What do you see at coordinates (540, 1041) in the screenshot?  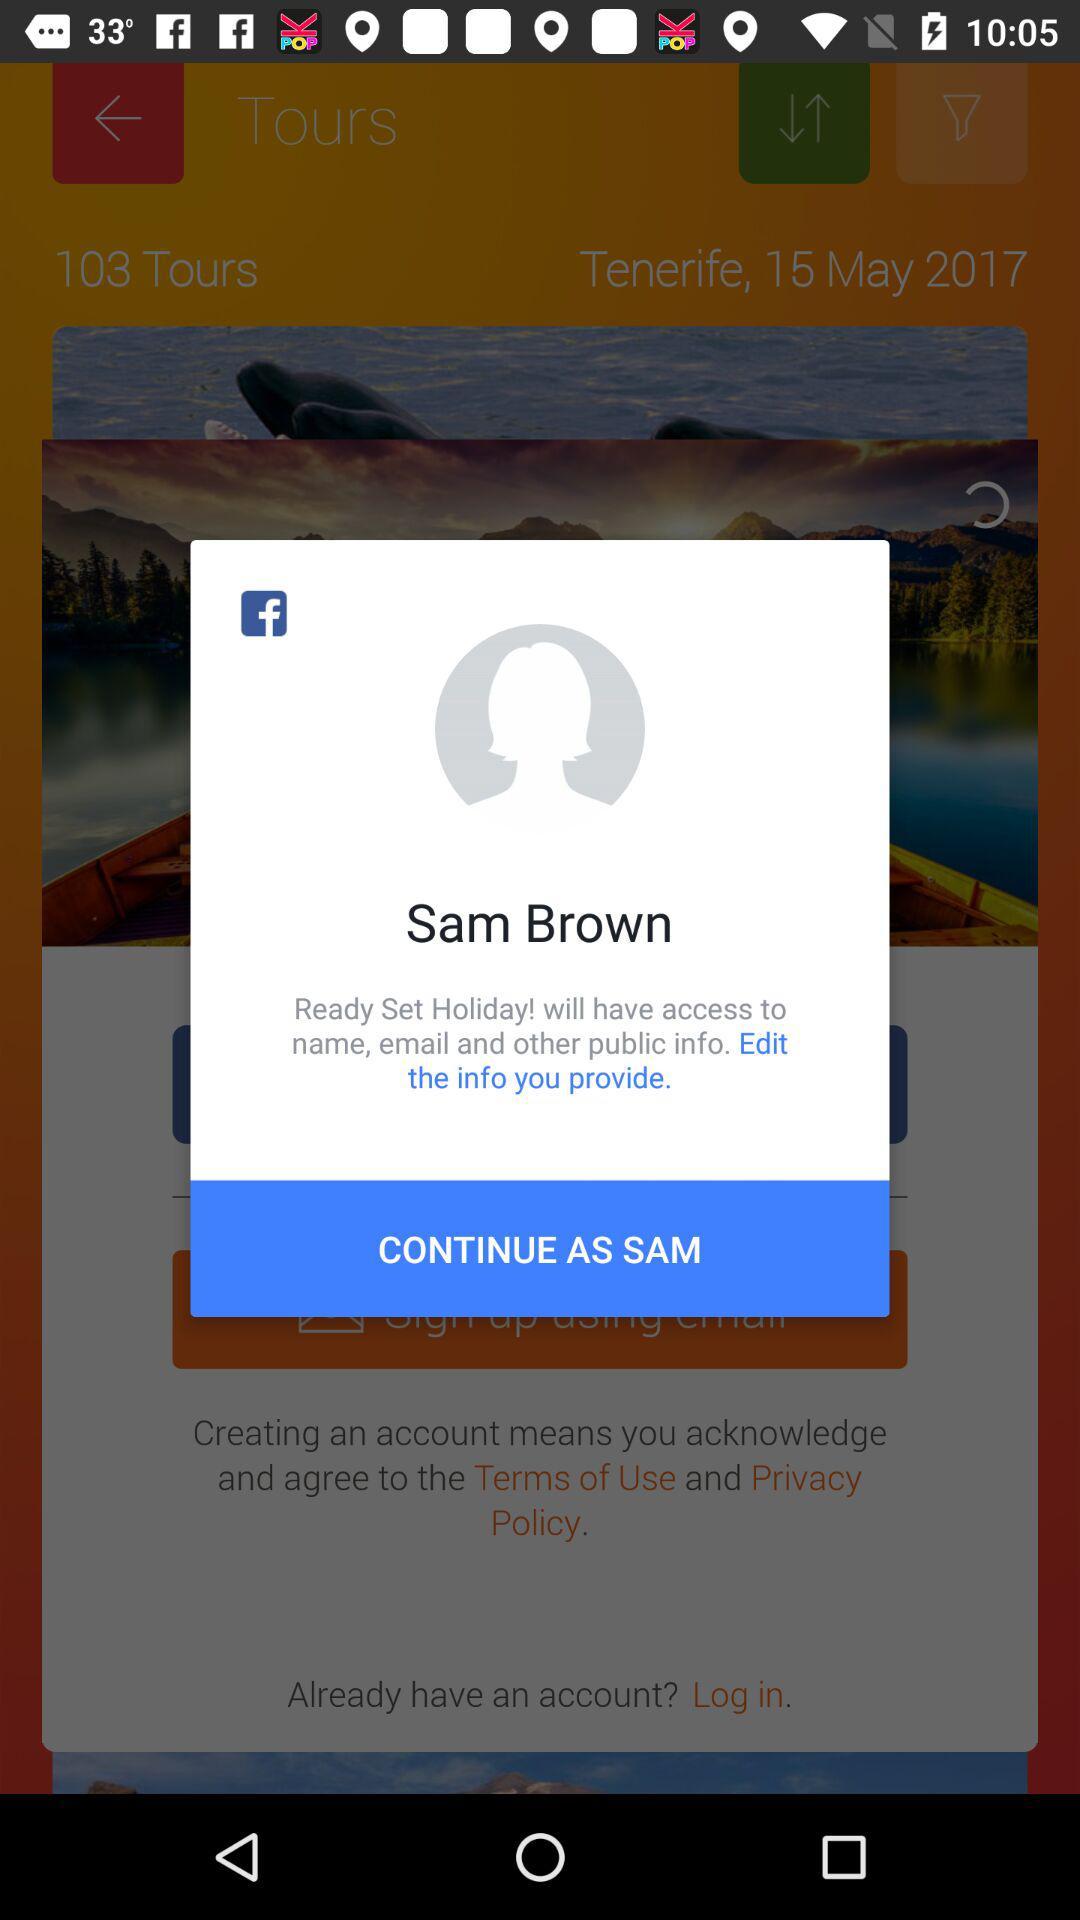 I see `the item below the sam brown` at bounding box center [540, 1041].